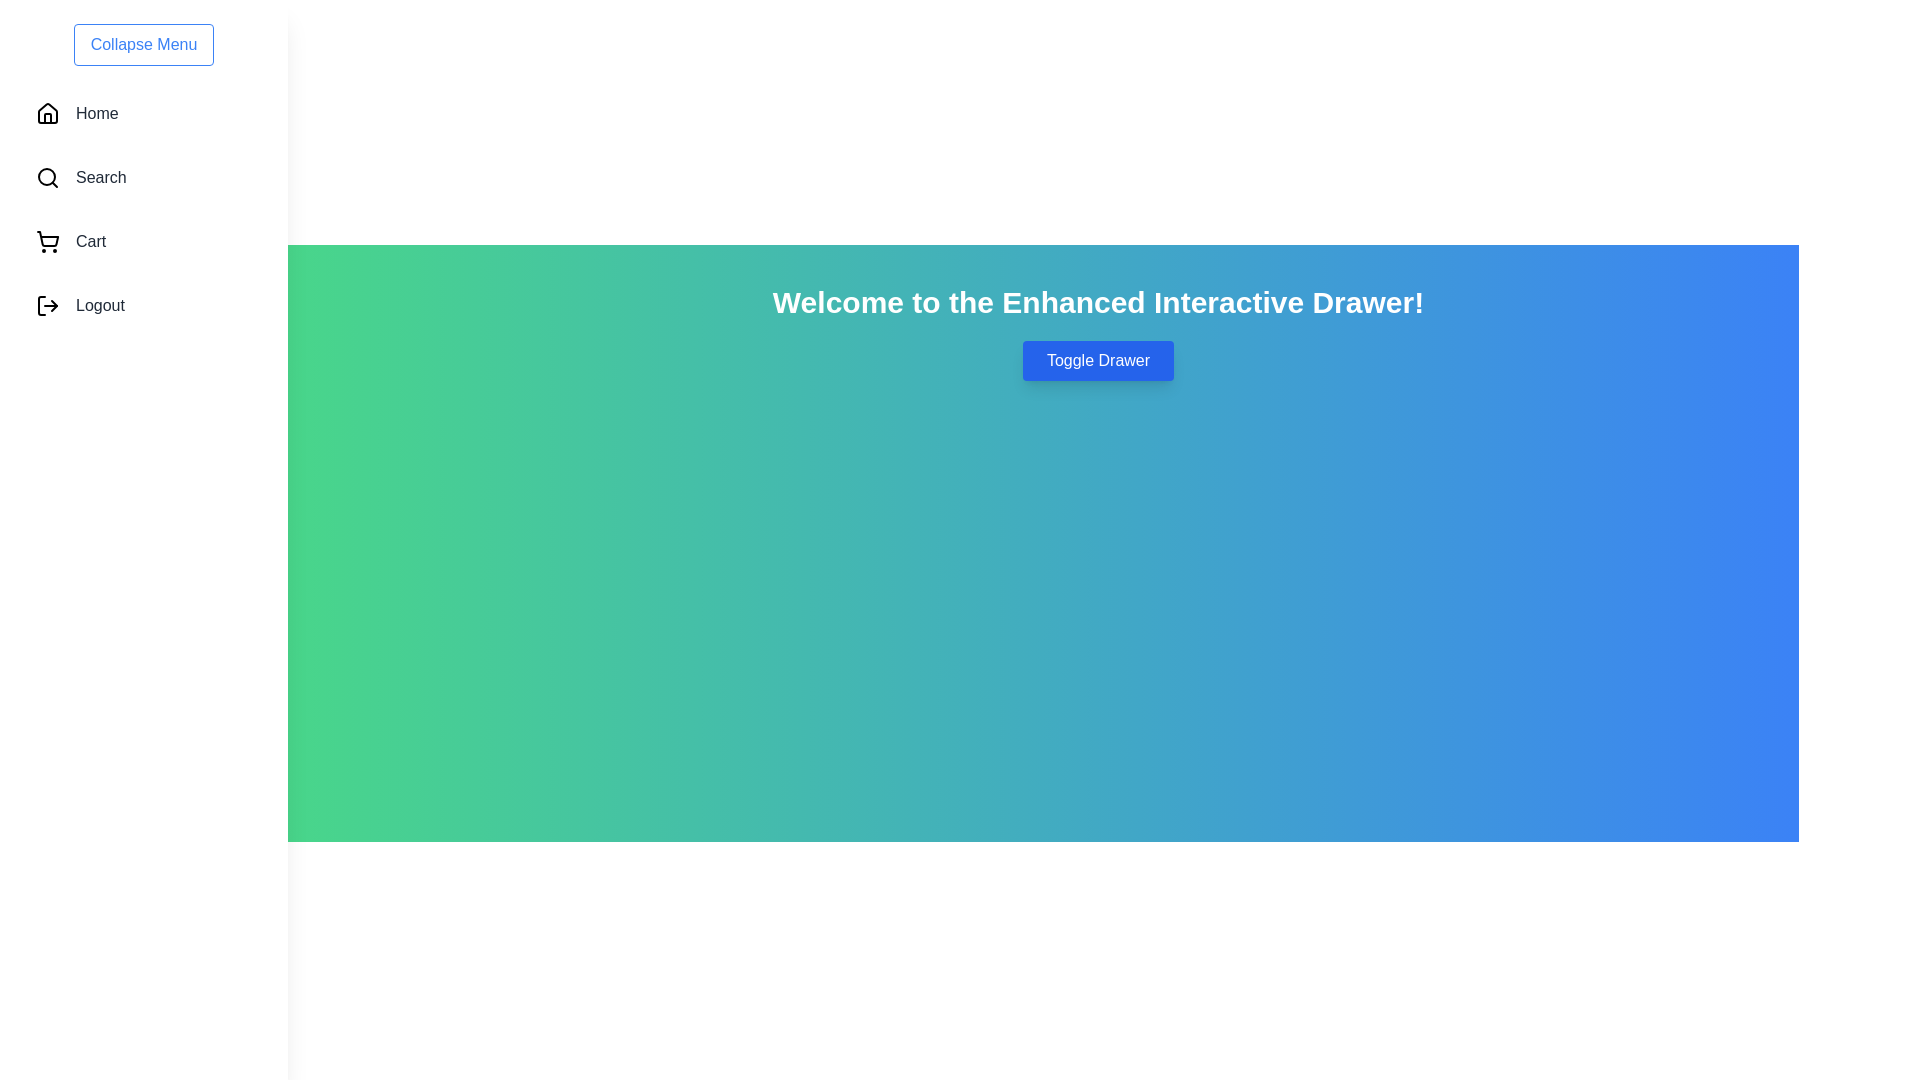 The height and width of the screenshot is (1080, 1920). Describe the element at coordinates (143, 305) in the screenshot. I see `the 'Logout' menu item to select it` at that location.